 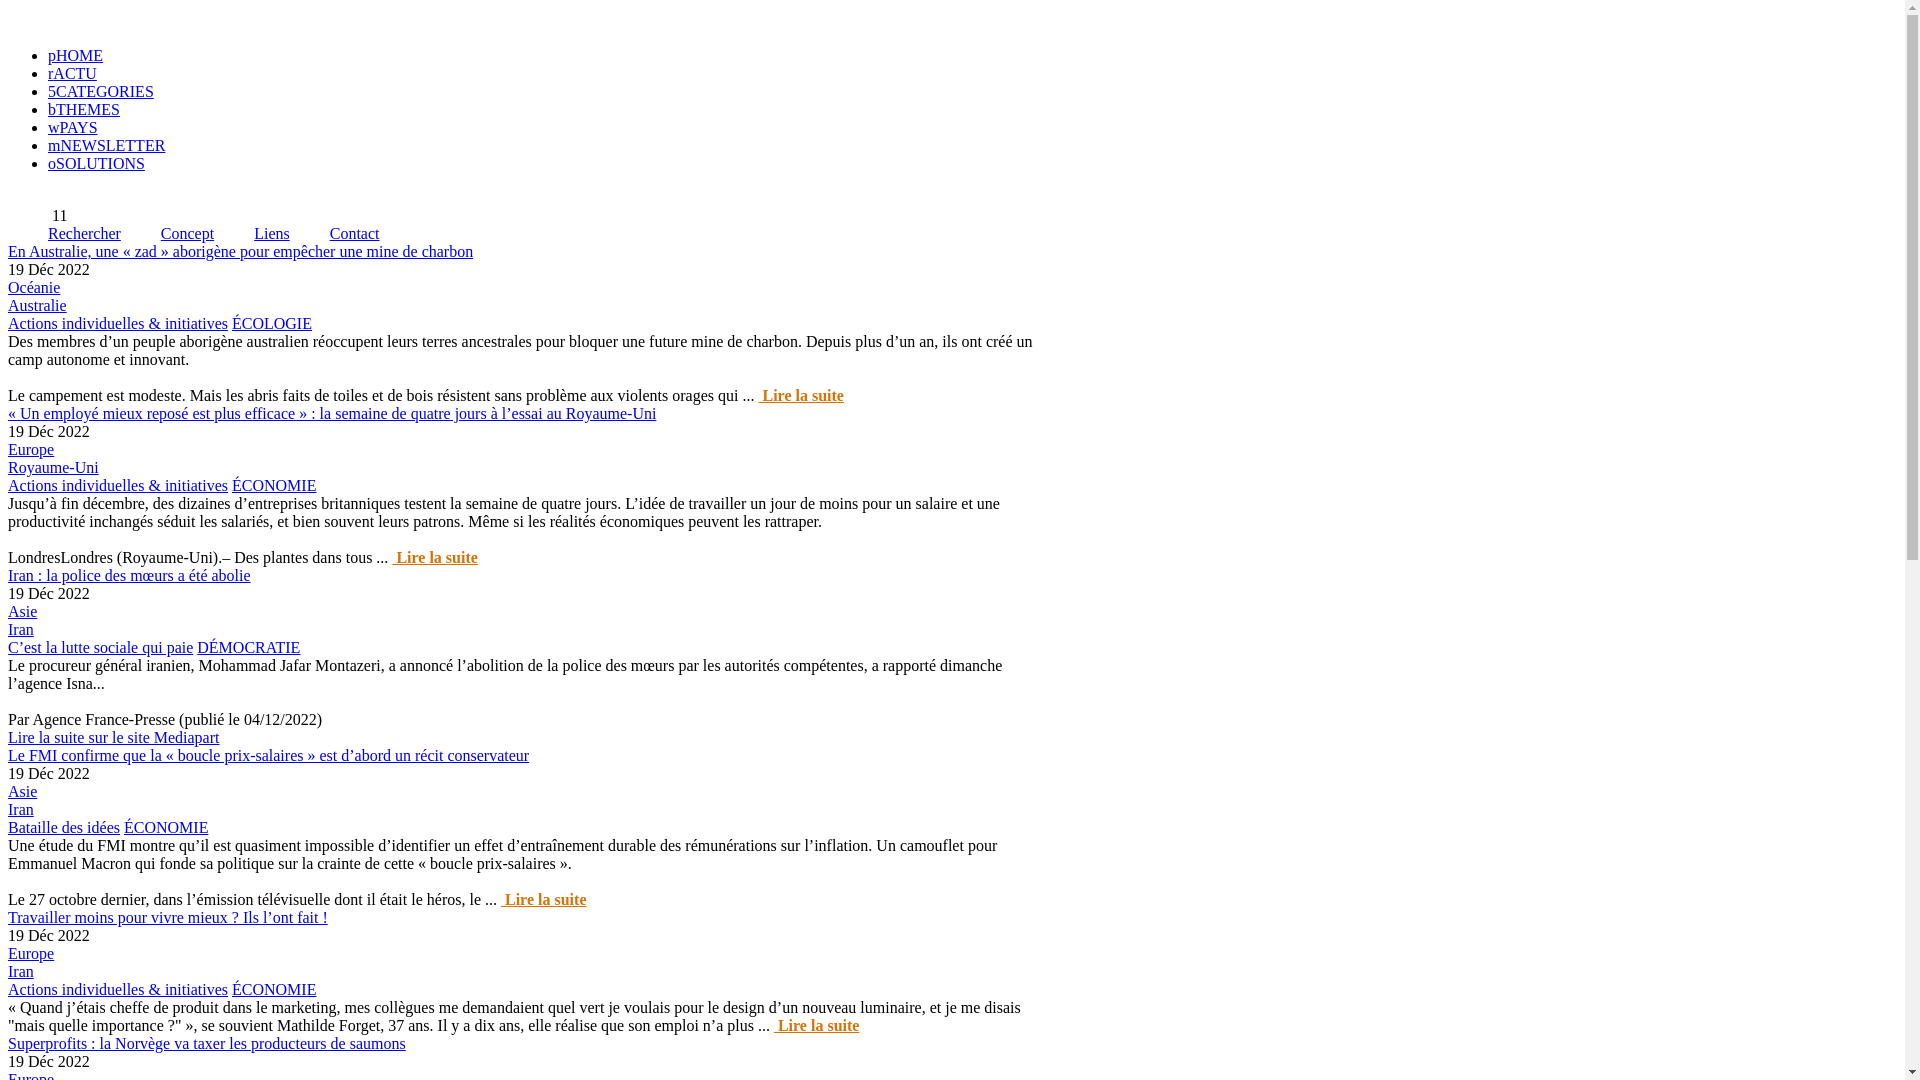 What do you see at coordinates (82, 109) in the screenshot?
I see `'bTHEMES'` at bounding box center [82, 109].